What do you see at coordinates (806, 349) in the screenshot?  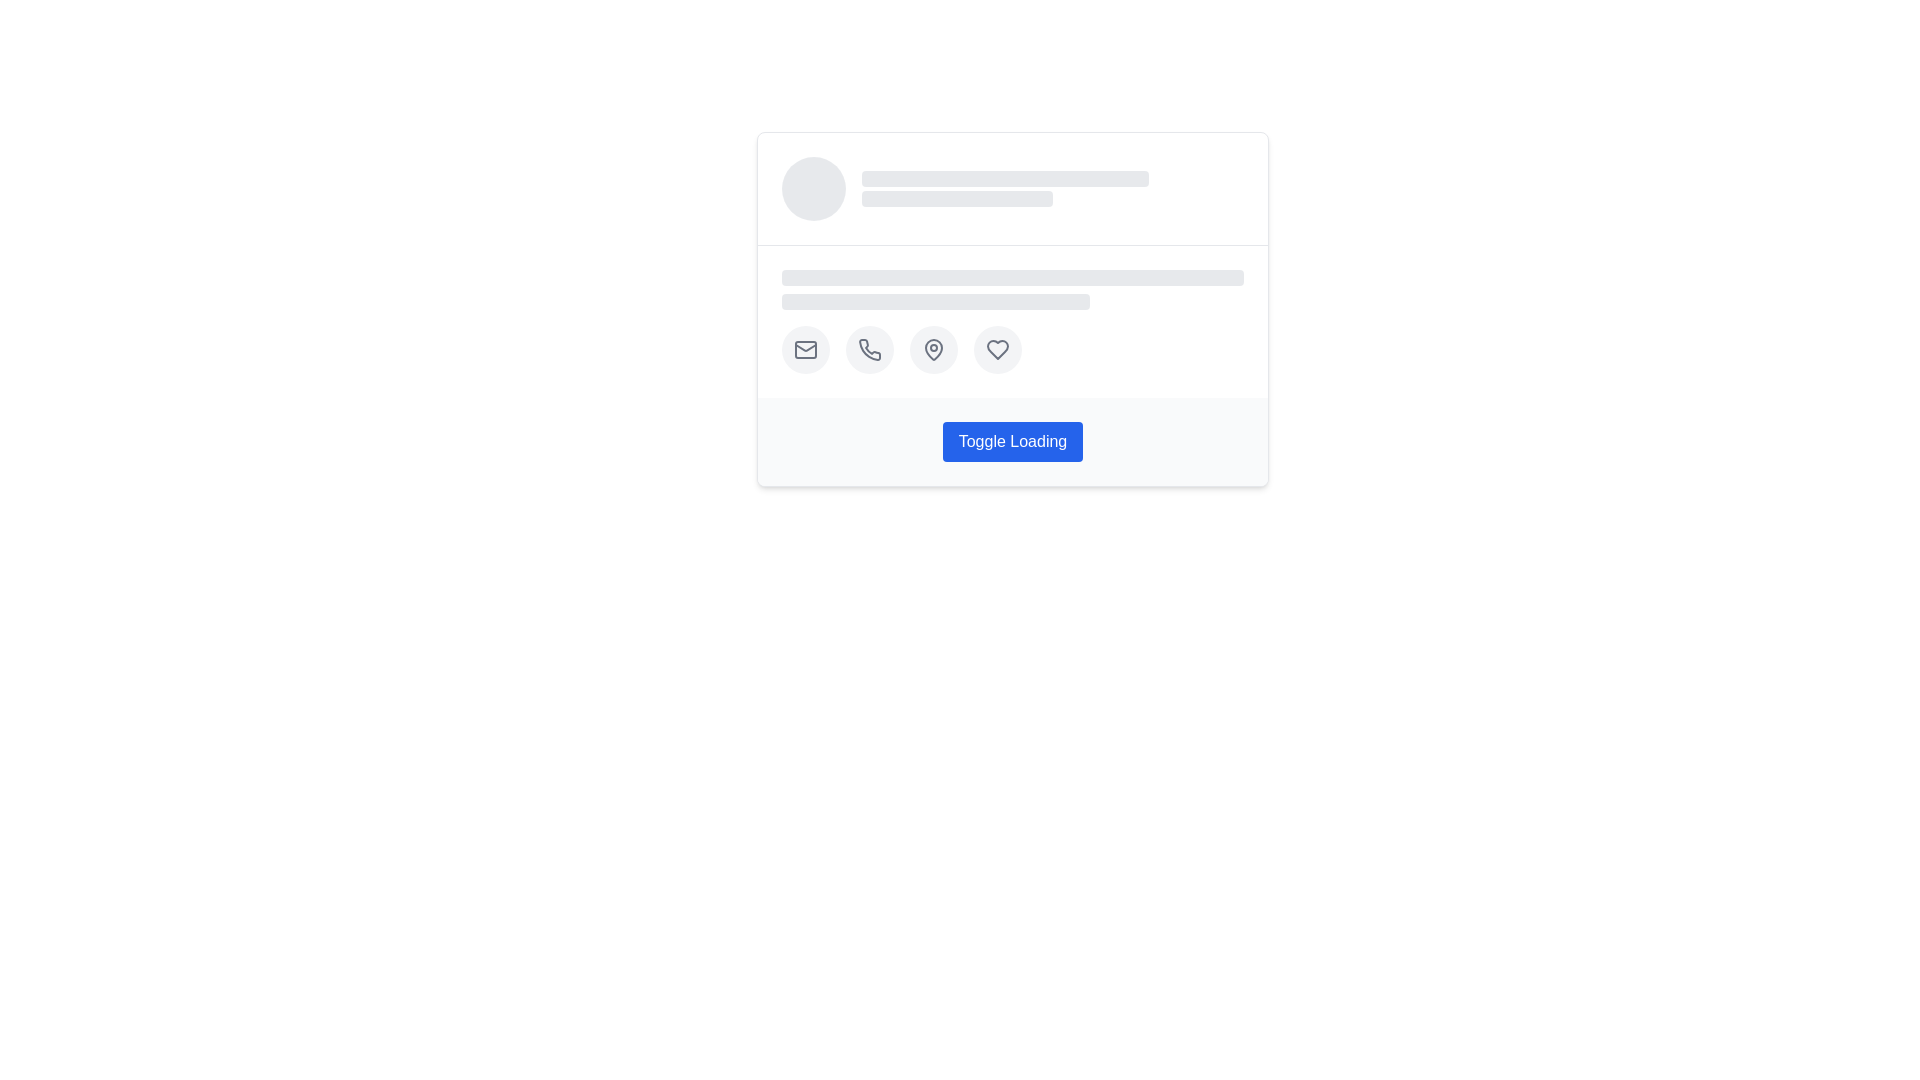 I see `the first button in the horizontal toolbar, which has a light gray background and an envelope icon` at bounding box center [806, 349].